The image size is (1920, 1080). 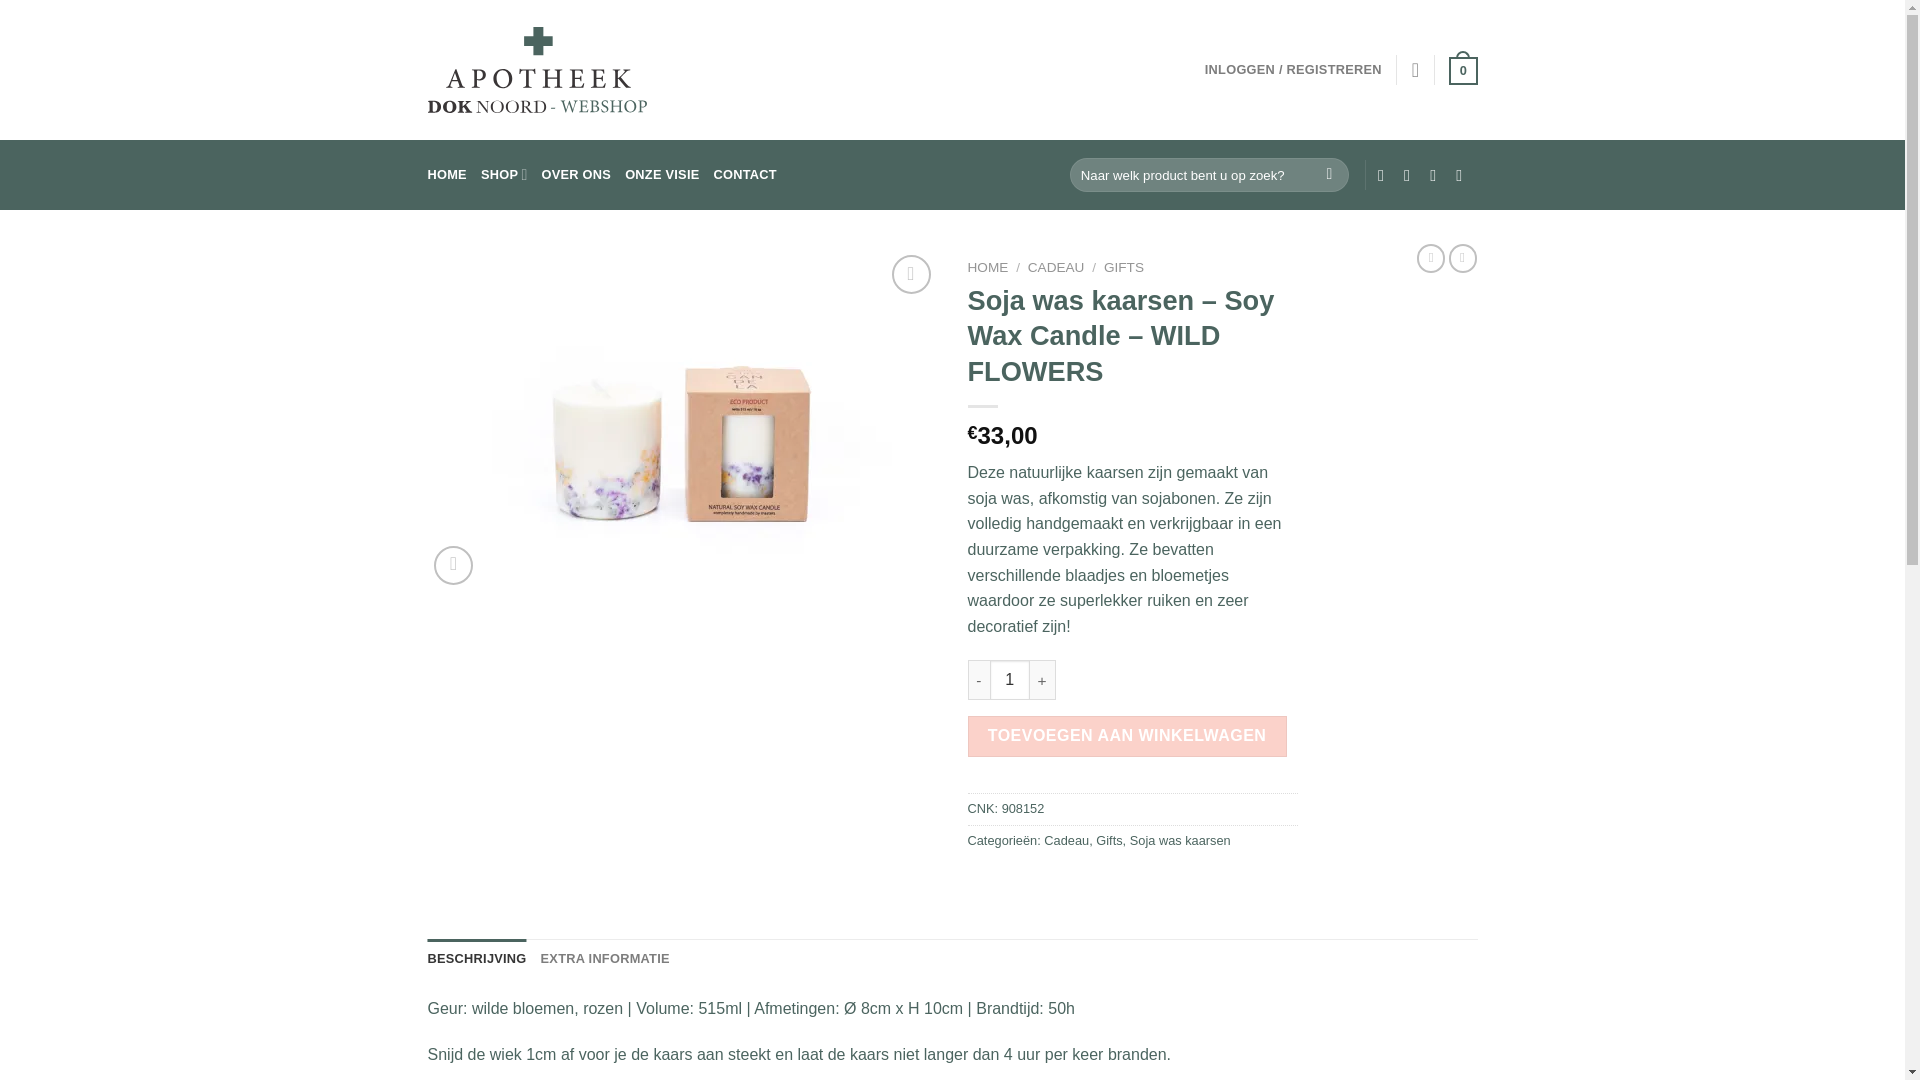 What do you see at coordinates (1293, 68) in the screenshot?
I see `'INLOGGEN / REGISTREREN'` at bounding box center [1293, 68].